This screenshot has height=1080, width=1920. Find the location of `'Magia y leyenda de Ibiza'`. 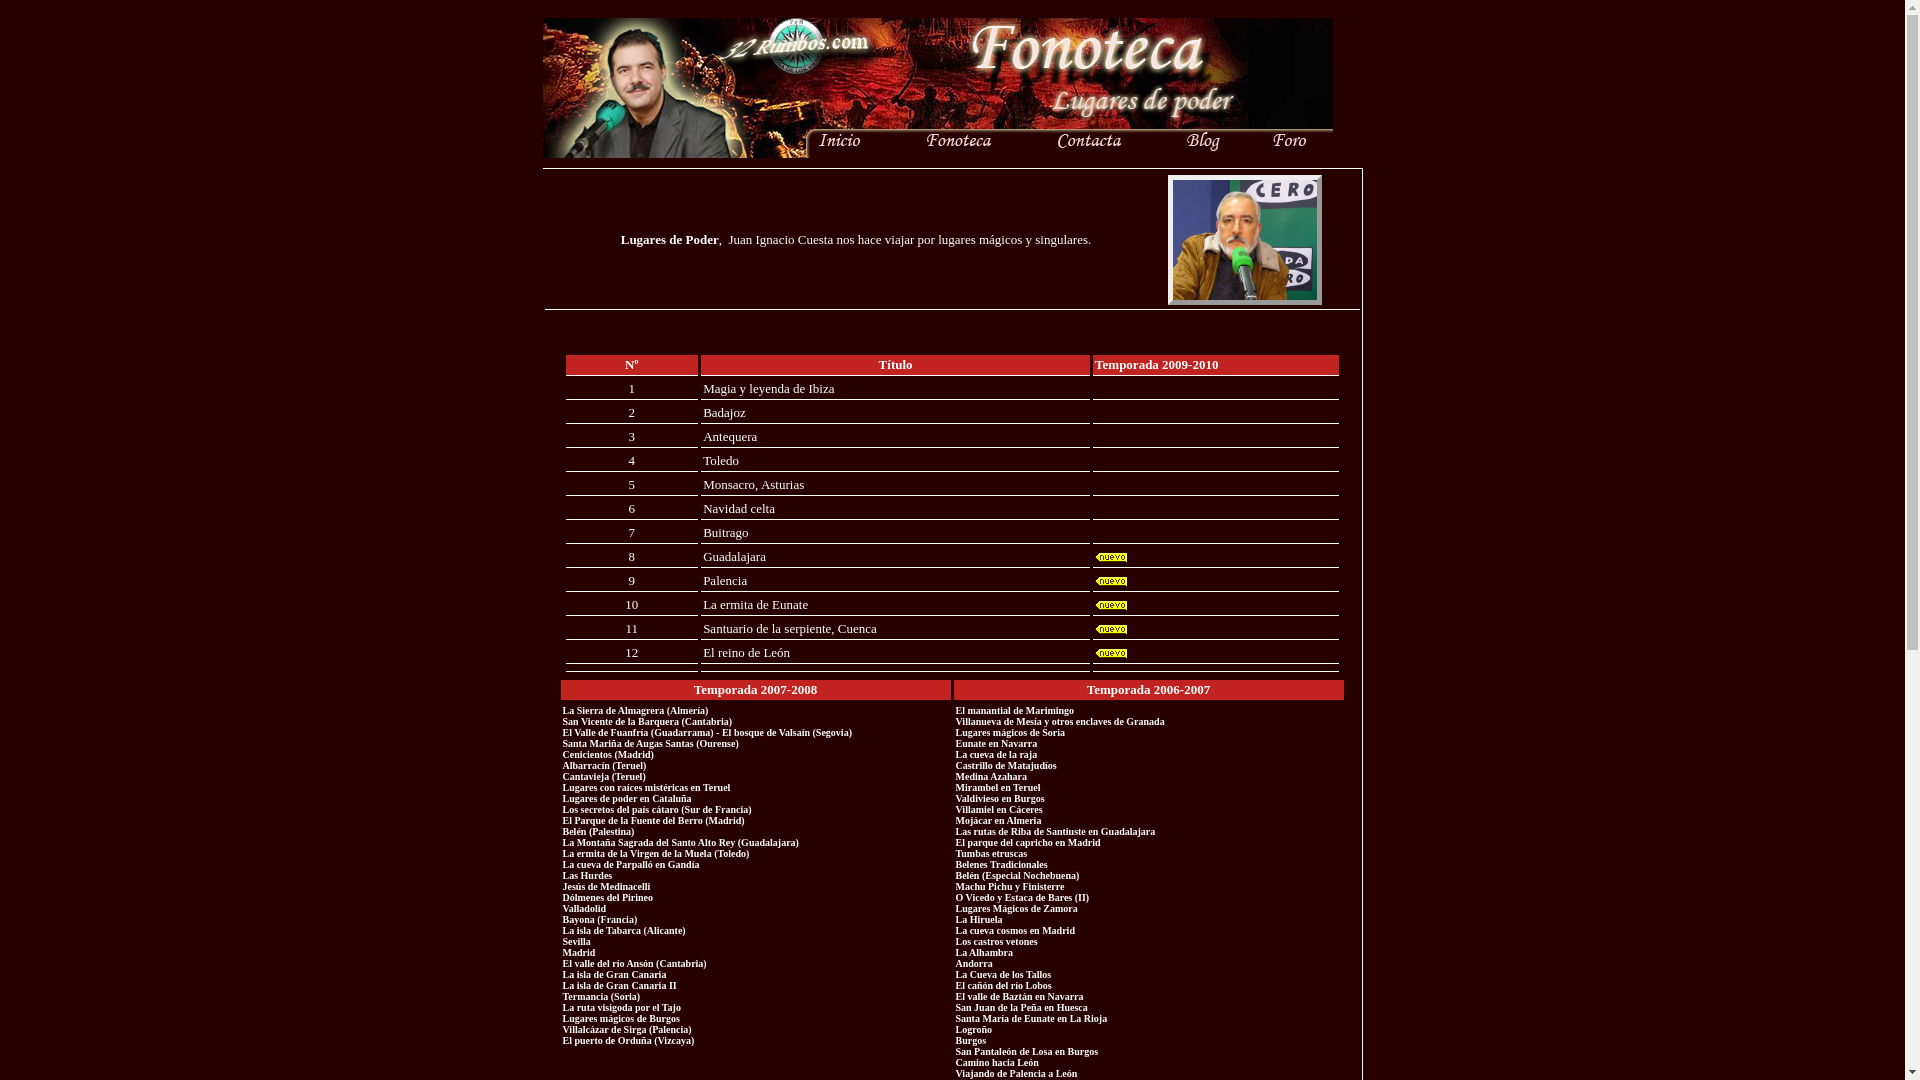

'Magia y leyenda de Ibiza' is located at coordinates (767, 387).